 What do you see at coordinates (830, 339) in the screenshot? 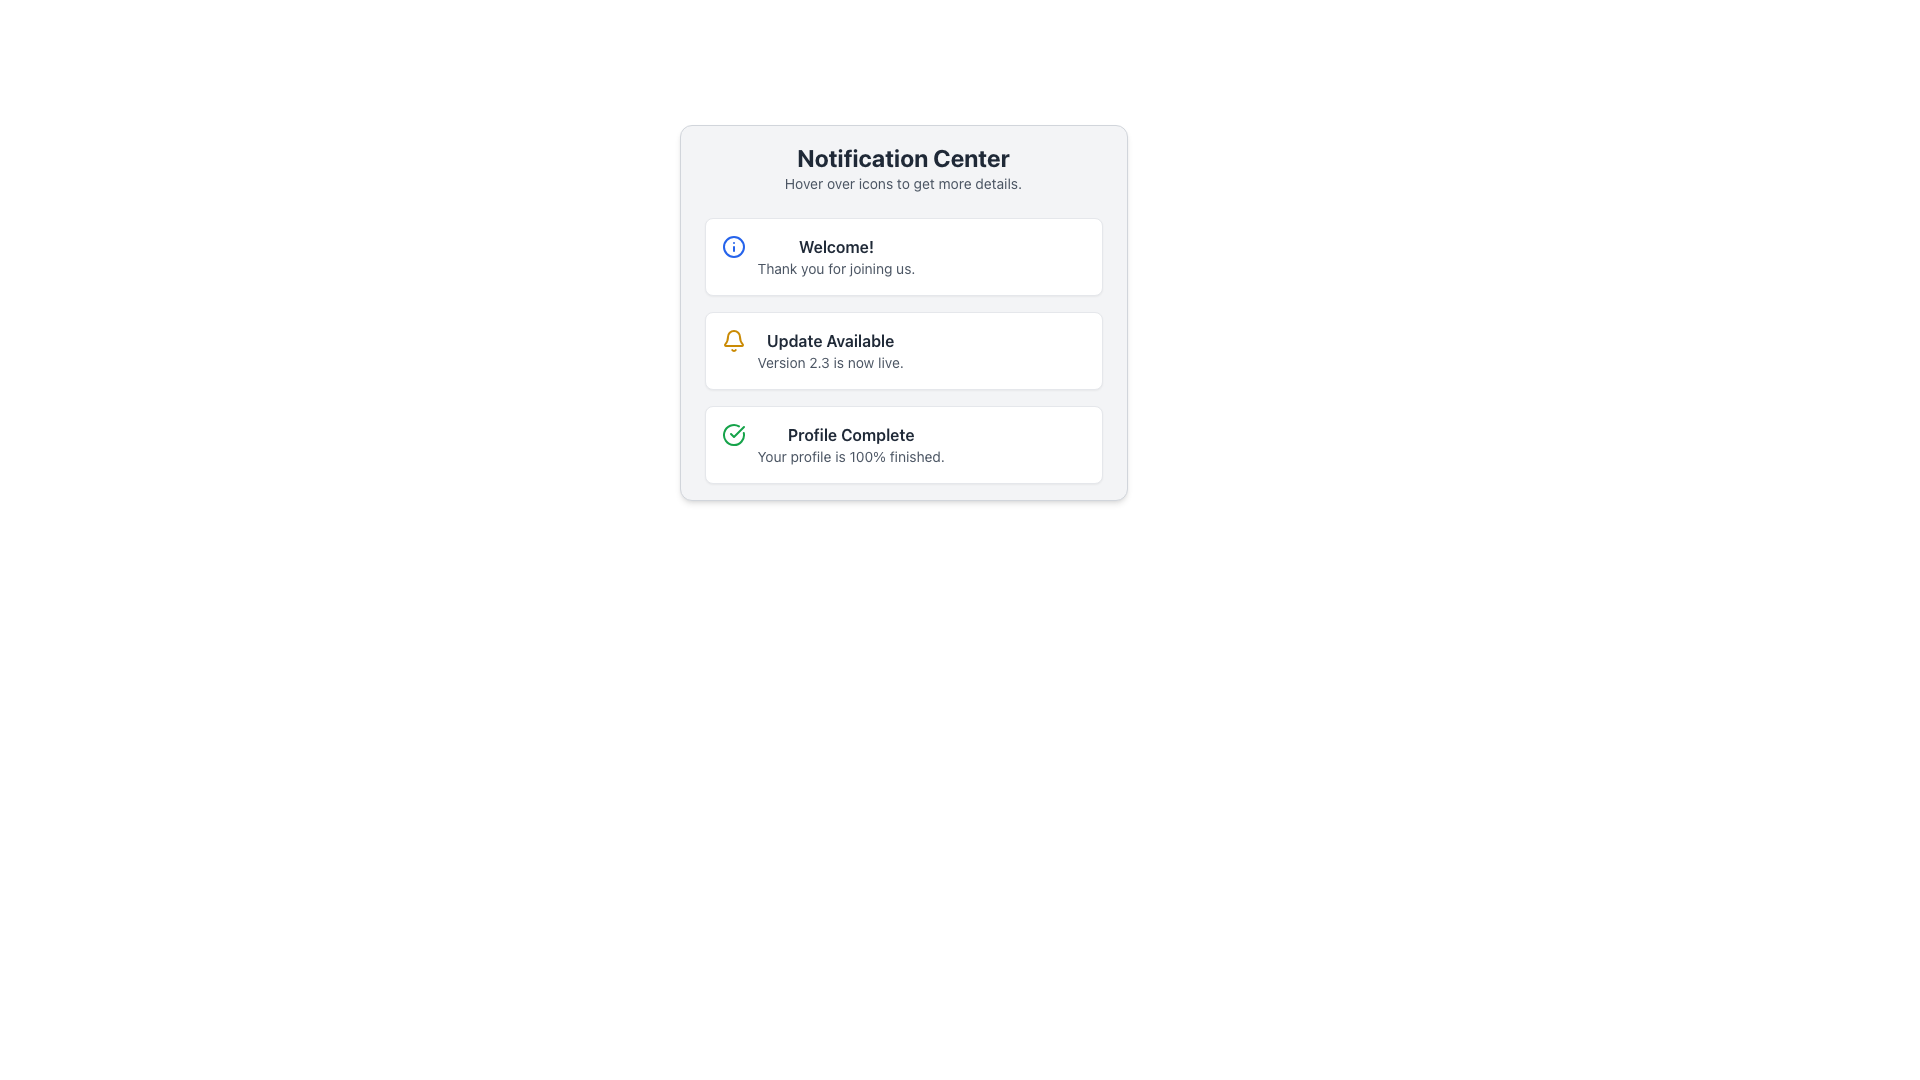
I see `the text label displaying 'Update Available' in bold font, located in the notification card under 'Notification Center'` at bounding box center [830, 339].